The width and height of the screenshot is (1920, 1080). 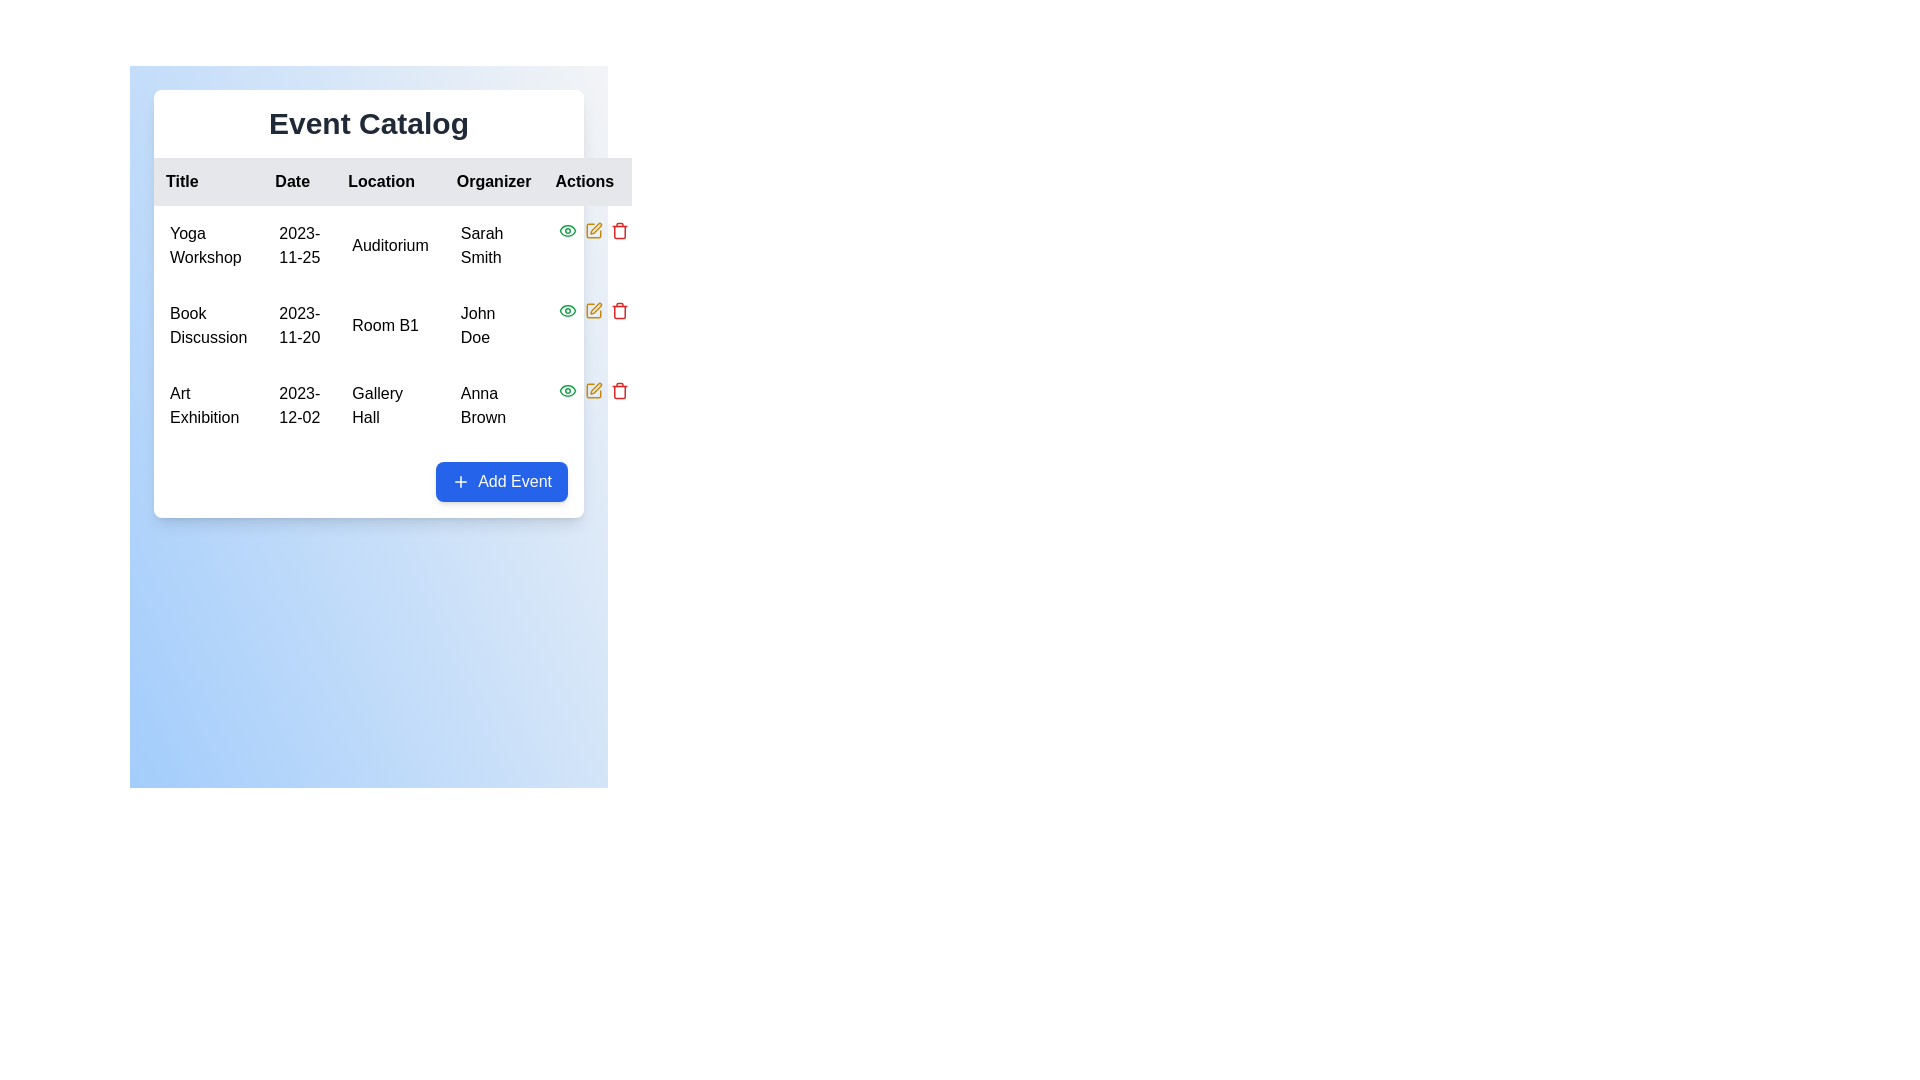 I want to click on the green eye icon button in the 'Actions' column of the second row of the data grid, so click(x=567, y=230).